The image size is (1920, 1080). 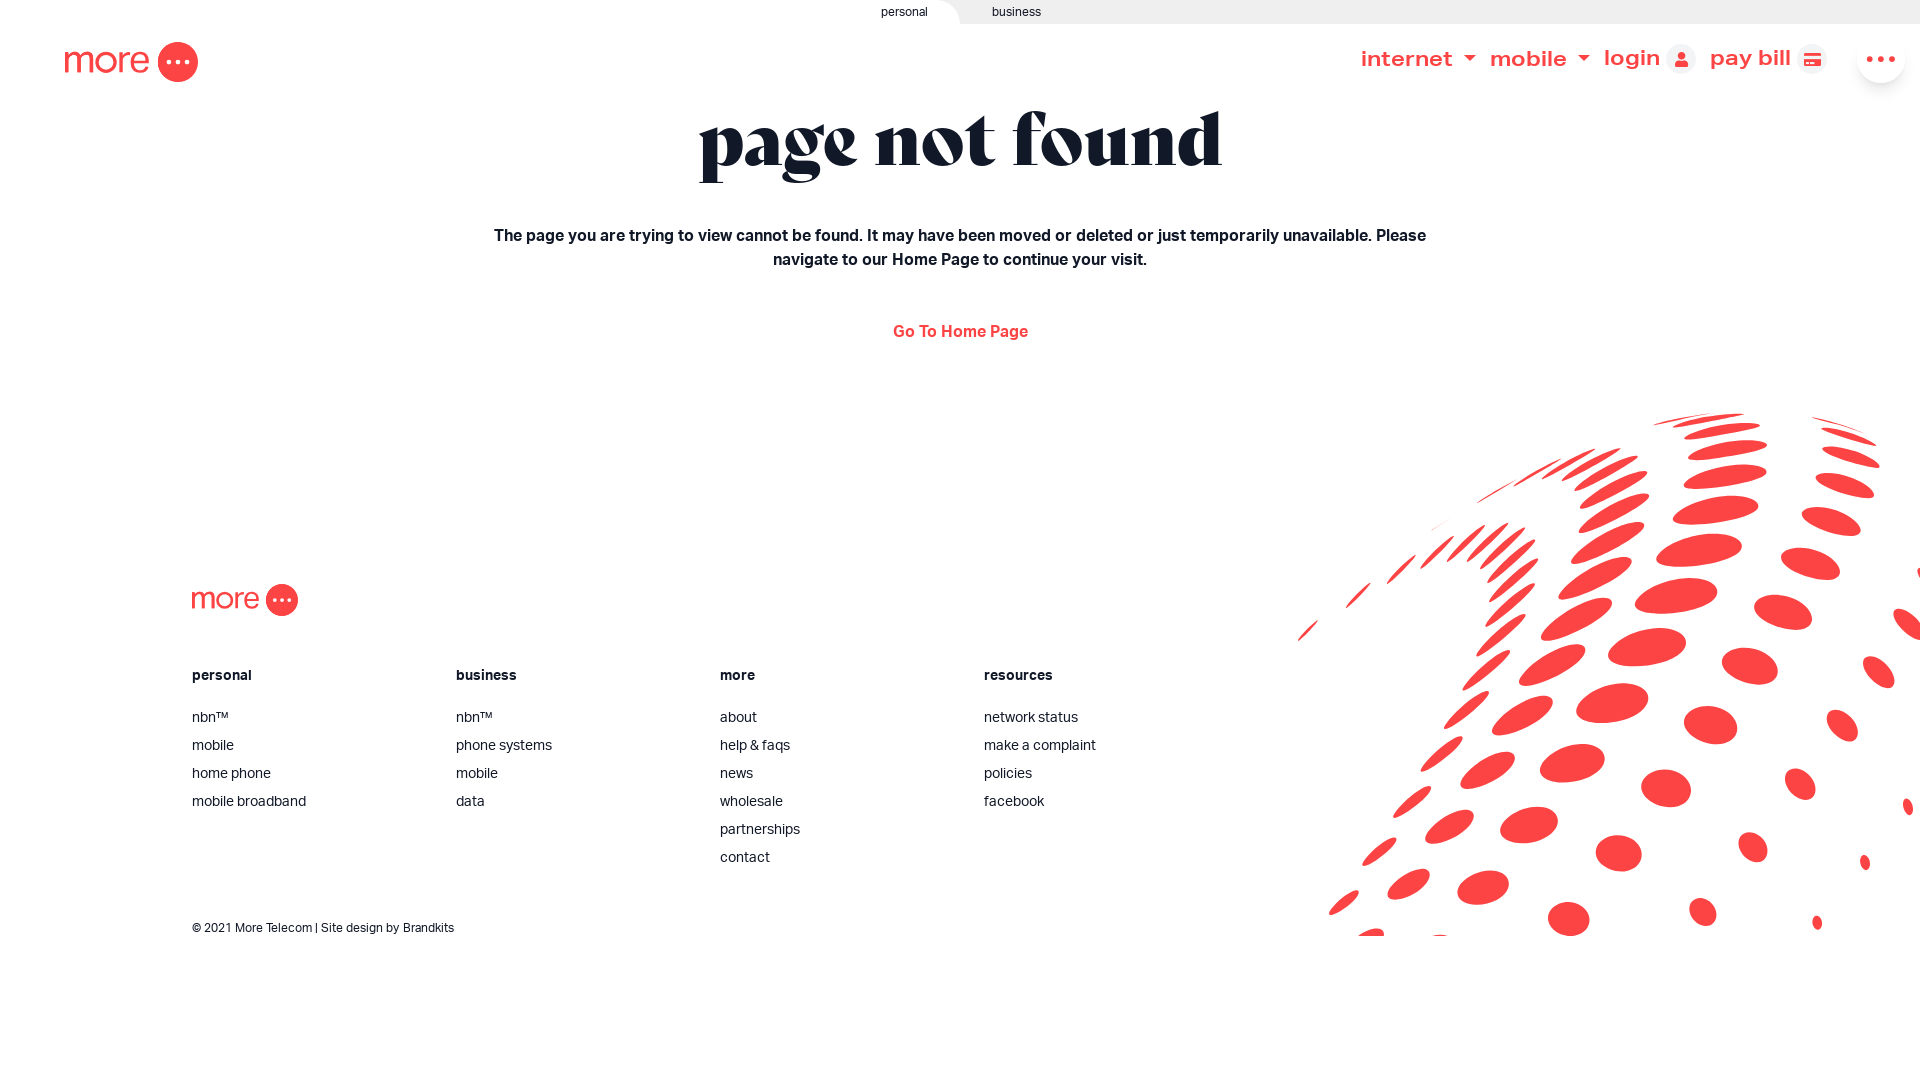 I want to click on 'phone systems', so click(x=570, y=745).